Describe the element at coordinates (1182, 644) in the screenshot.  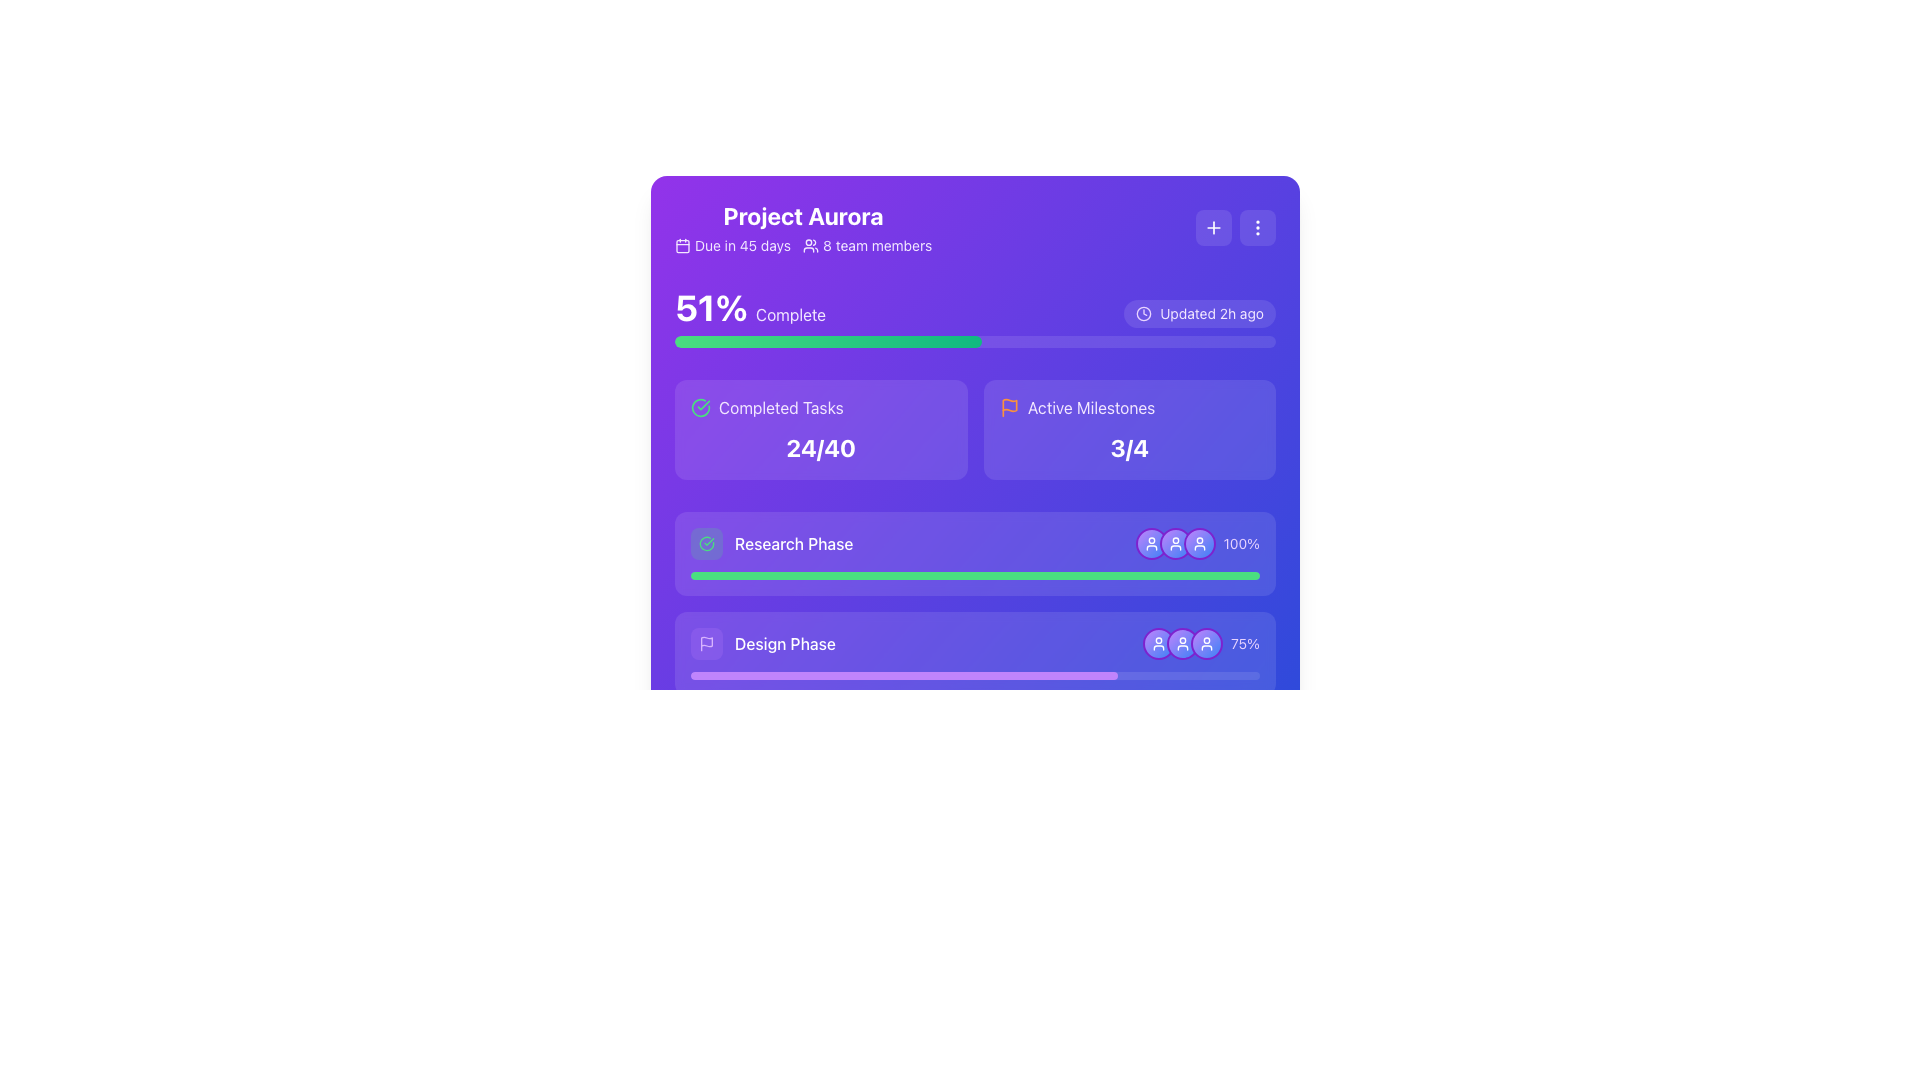
I see `the second user icon or avatar in the row of three located at the bottom of the 'Design Phase' section` at that location.